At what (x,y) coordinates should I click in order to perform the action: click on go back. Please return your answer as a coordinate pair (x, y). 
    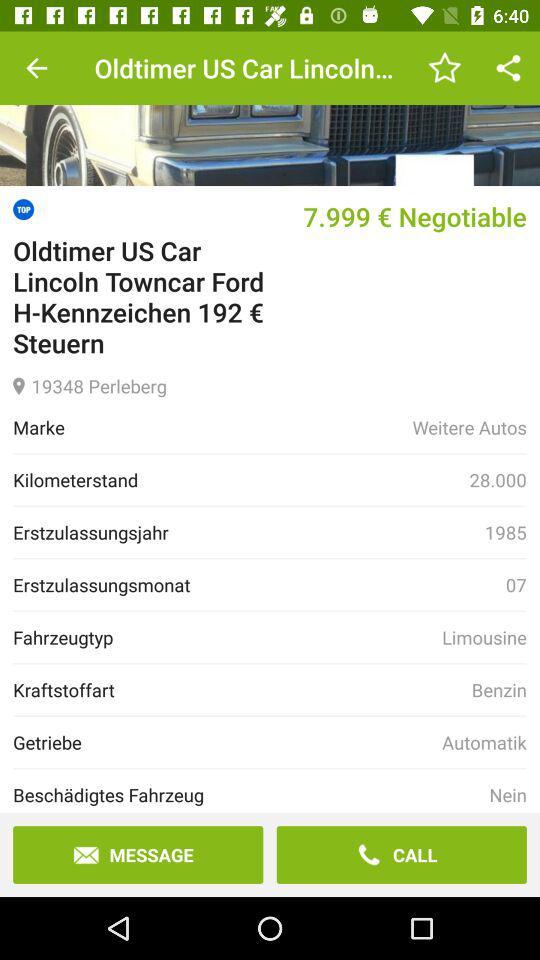
    Looking at the image, I should click on (36, 68).